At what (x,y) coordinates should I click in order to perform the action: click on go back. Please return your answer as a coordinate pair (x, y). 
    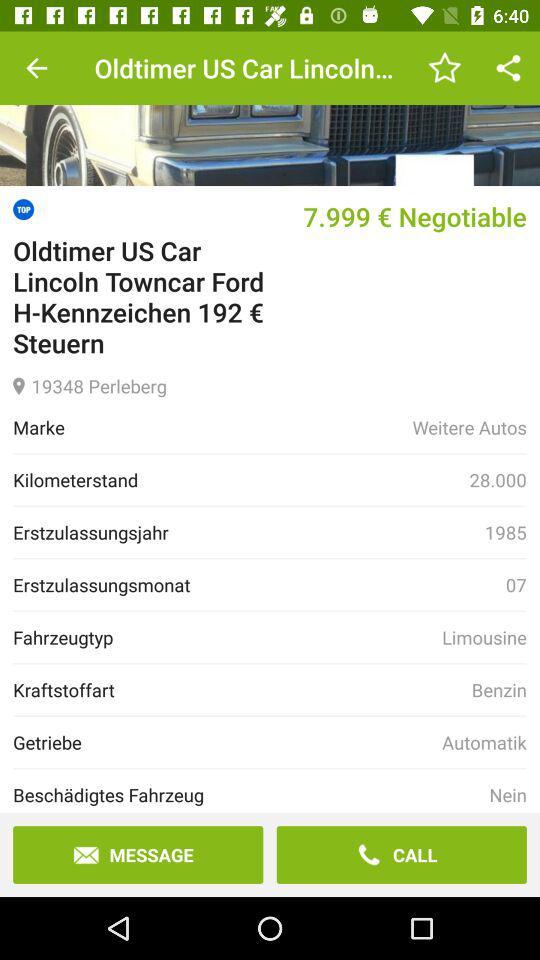
    Looking at the image, I should click on (36, 68).